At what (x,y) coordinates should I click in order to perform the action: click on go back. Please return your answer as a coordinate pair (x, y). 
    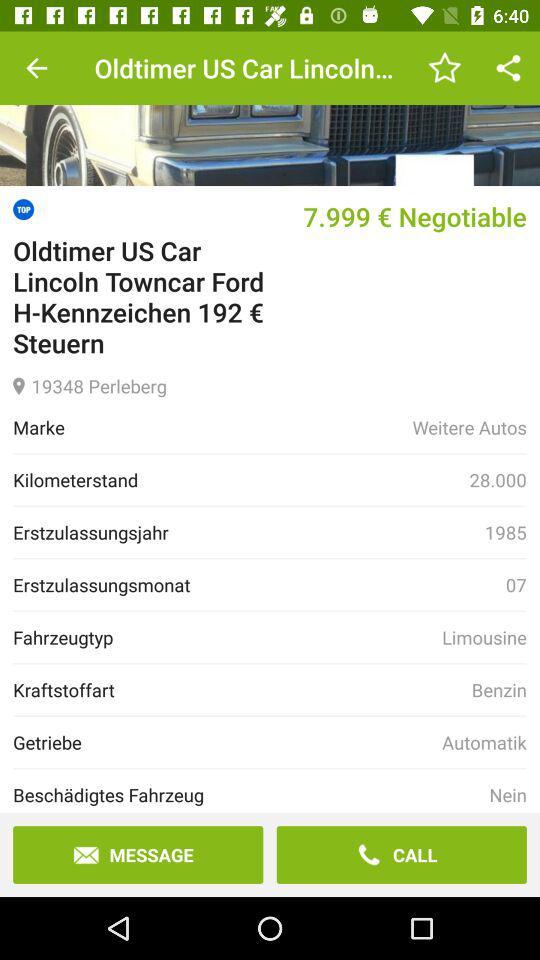
    Looking at the image, I should click on (36, 68).